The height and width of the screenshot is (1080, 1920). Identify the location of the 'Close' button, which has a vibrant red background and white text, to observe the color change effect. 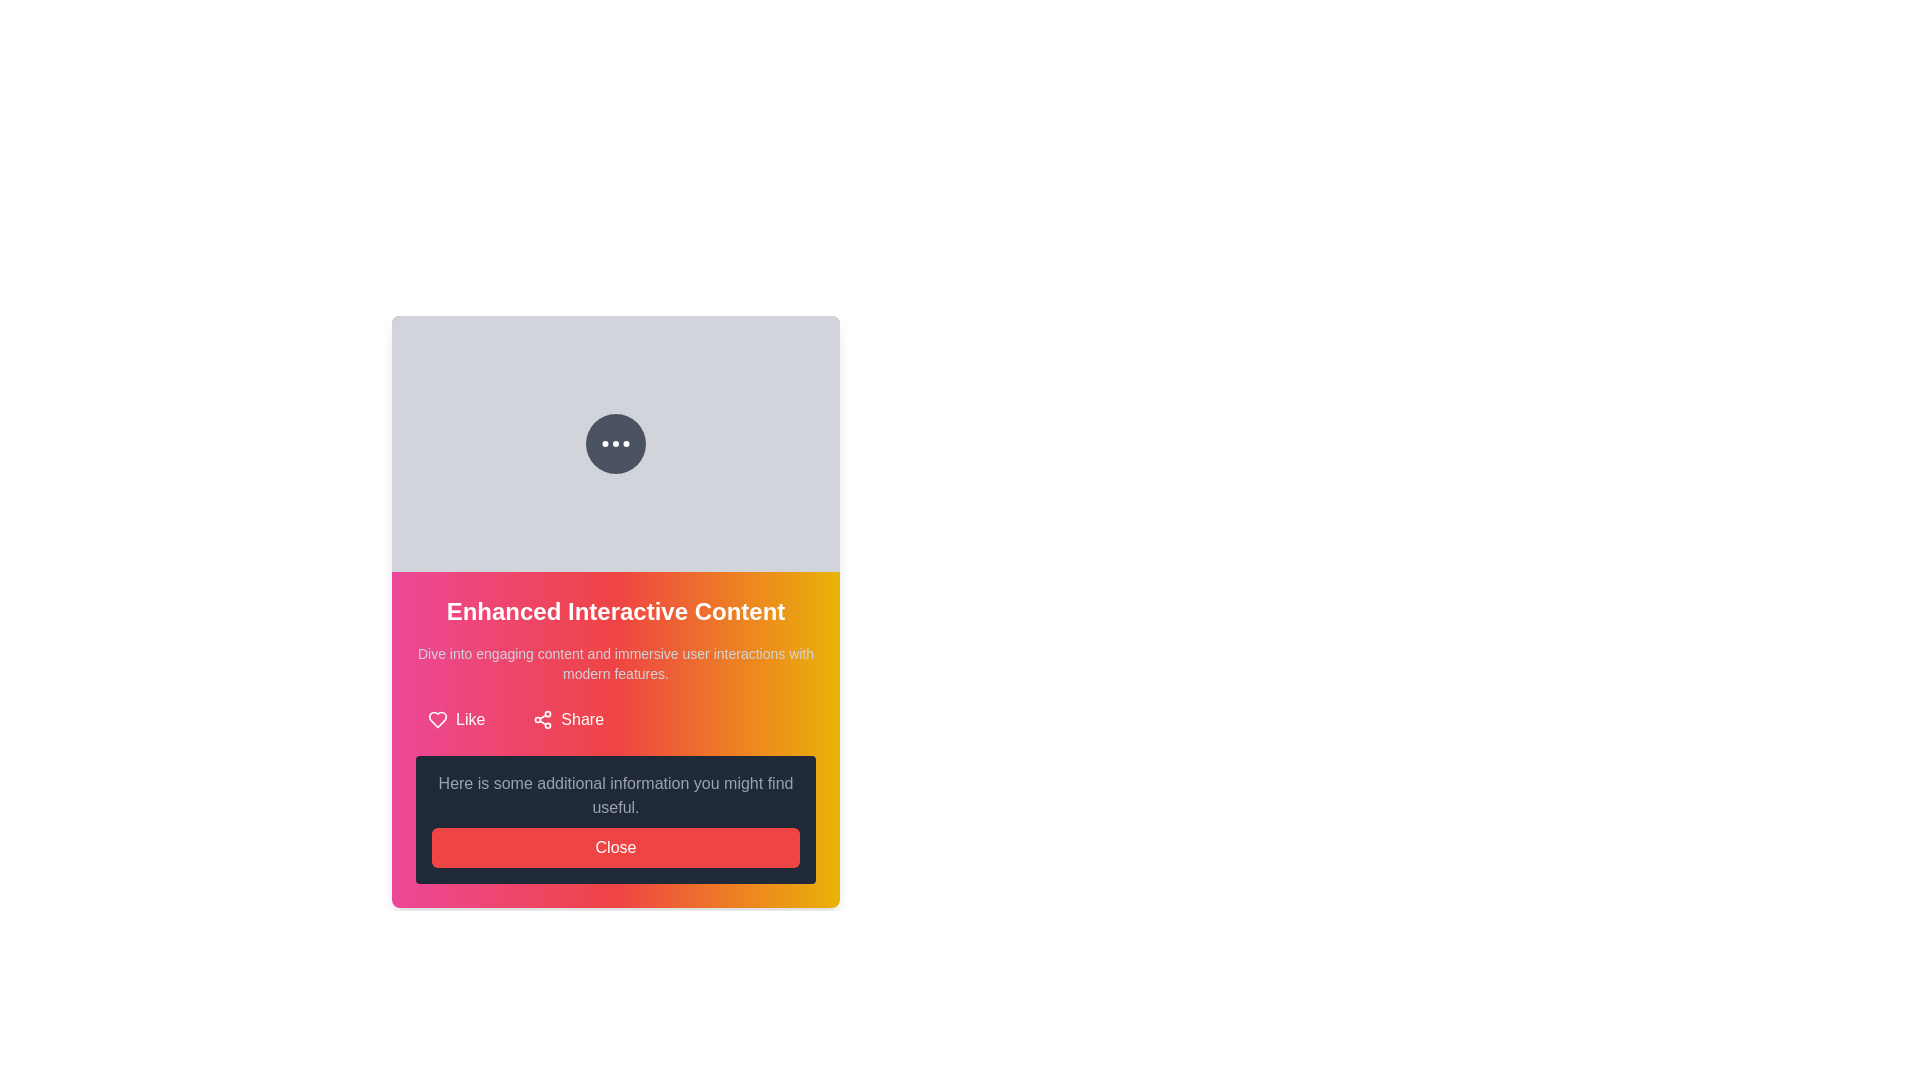
(614, 848).